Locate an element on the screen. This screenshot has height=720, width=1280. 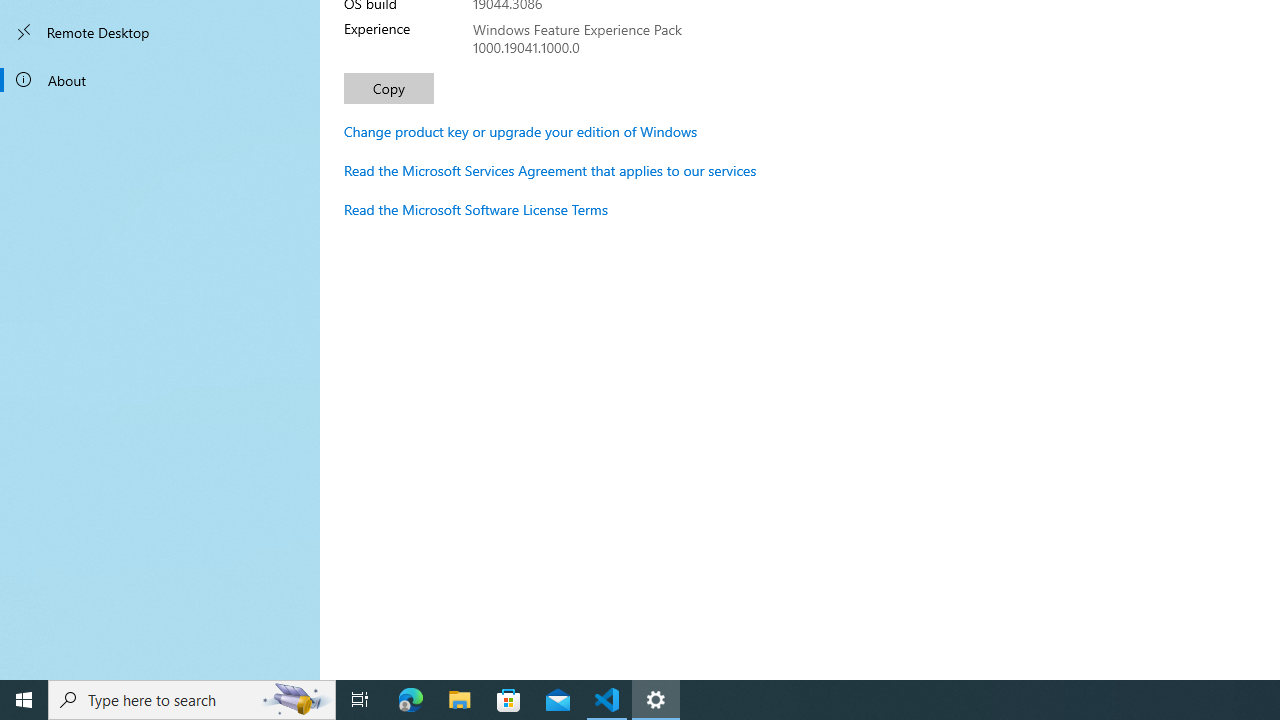
'Remote Desktop' is located at coordinates (160, 32).